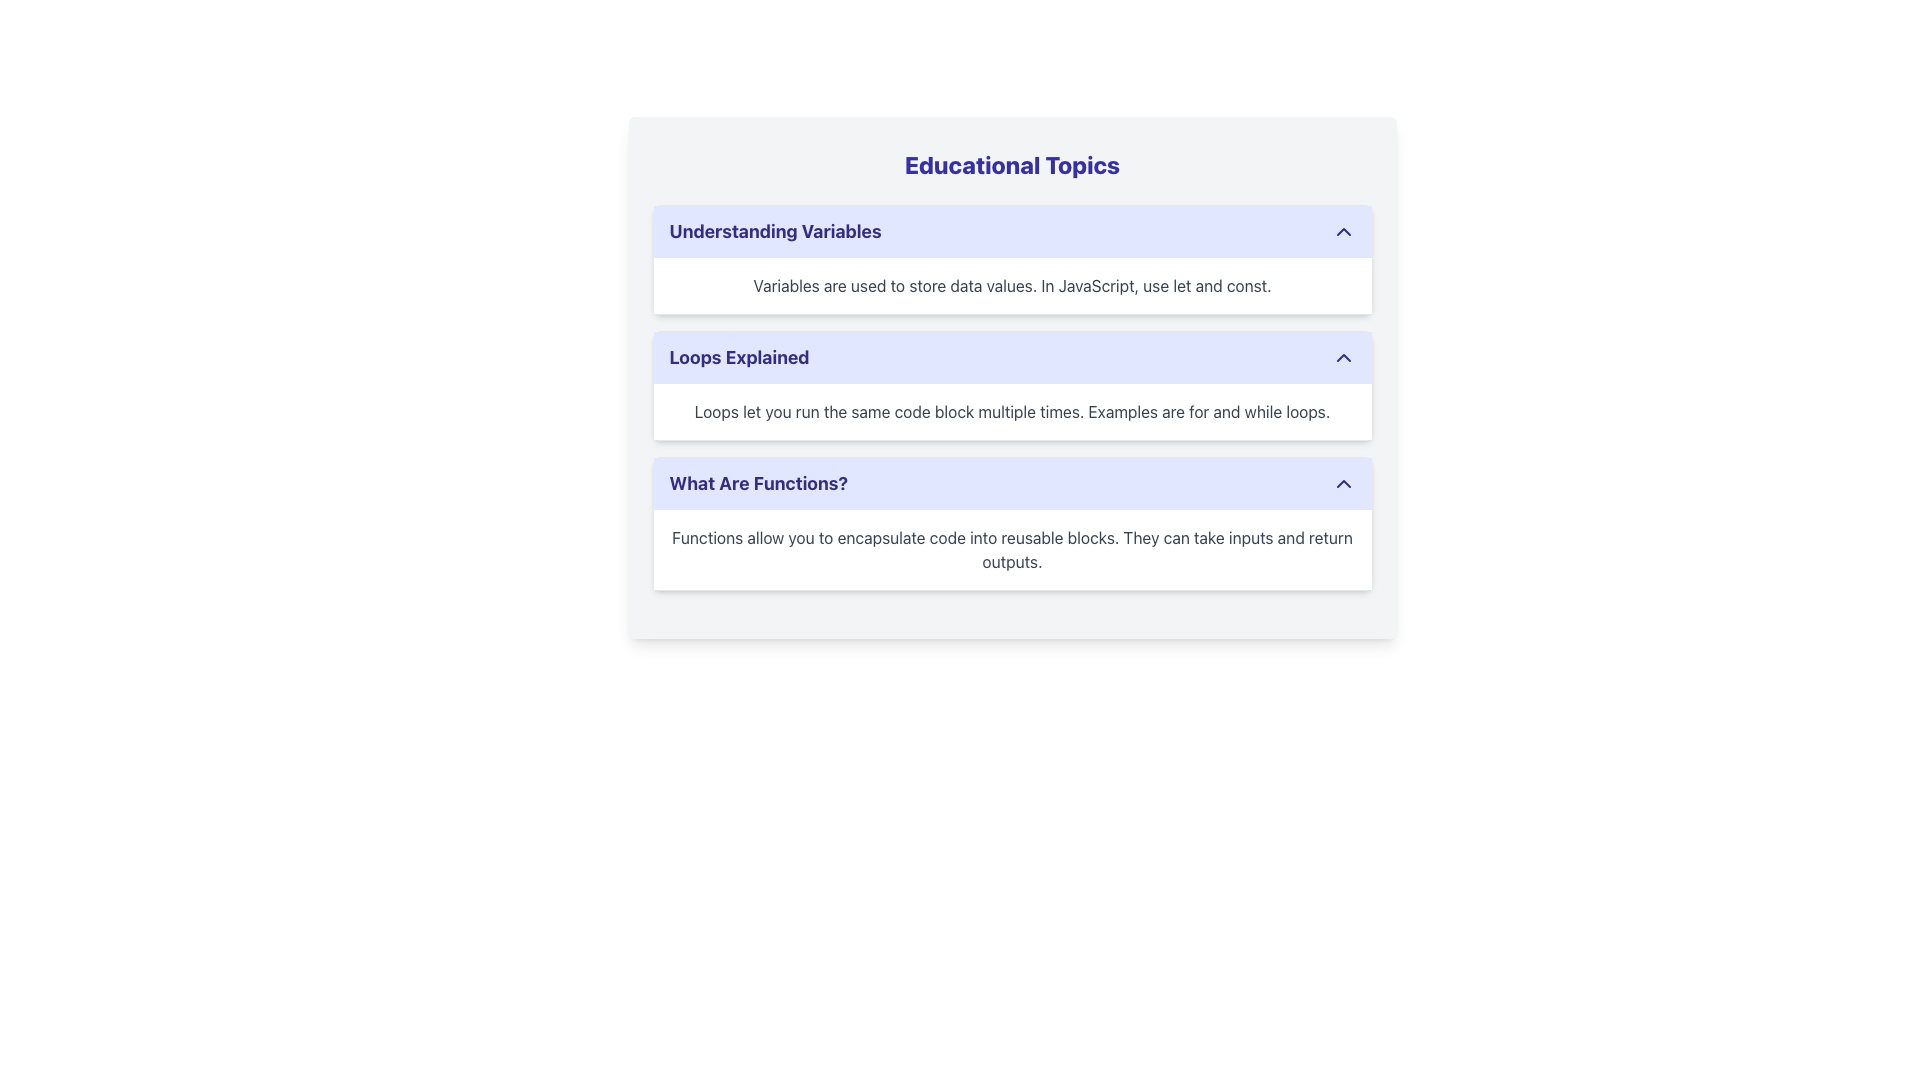  Describe the element at coordinates (1012, 550) in the screenshot. I see `informational text block about 'Functions' in programming, which is centrally positioned below the section title 'What Are Functions?'` at that location.